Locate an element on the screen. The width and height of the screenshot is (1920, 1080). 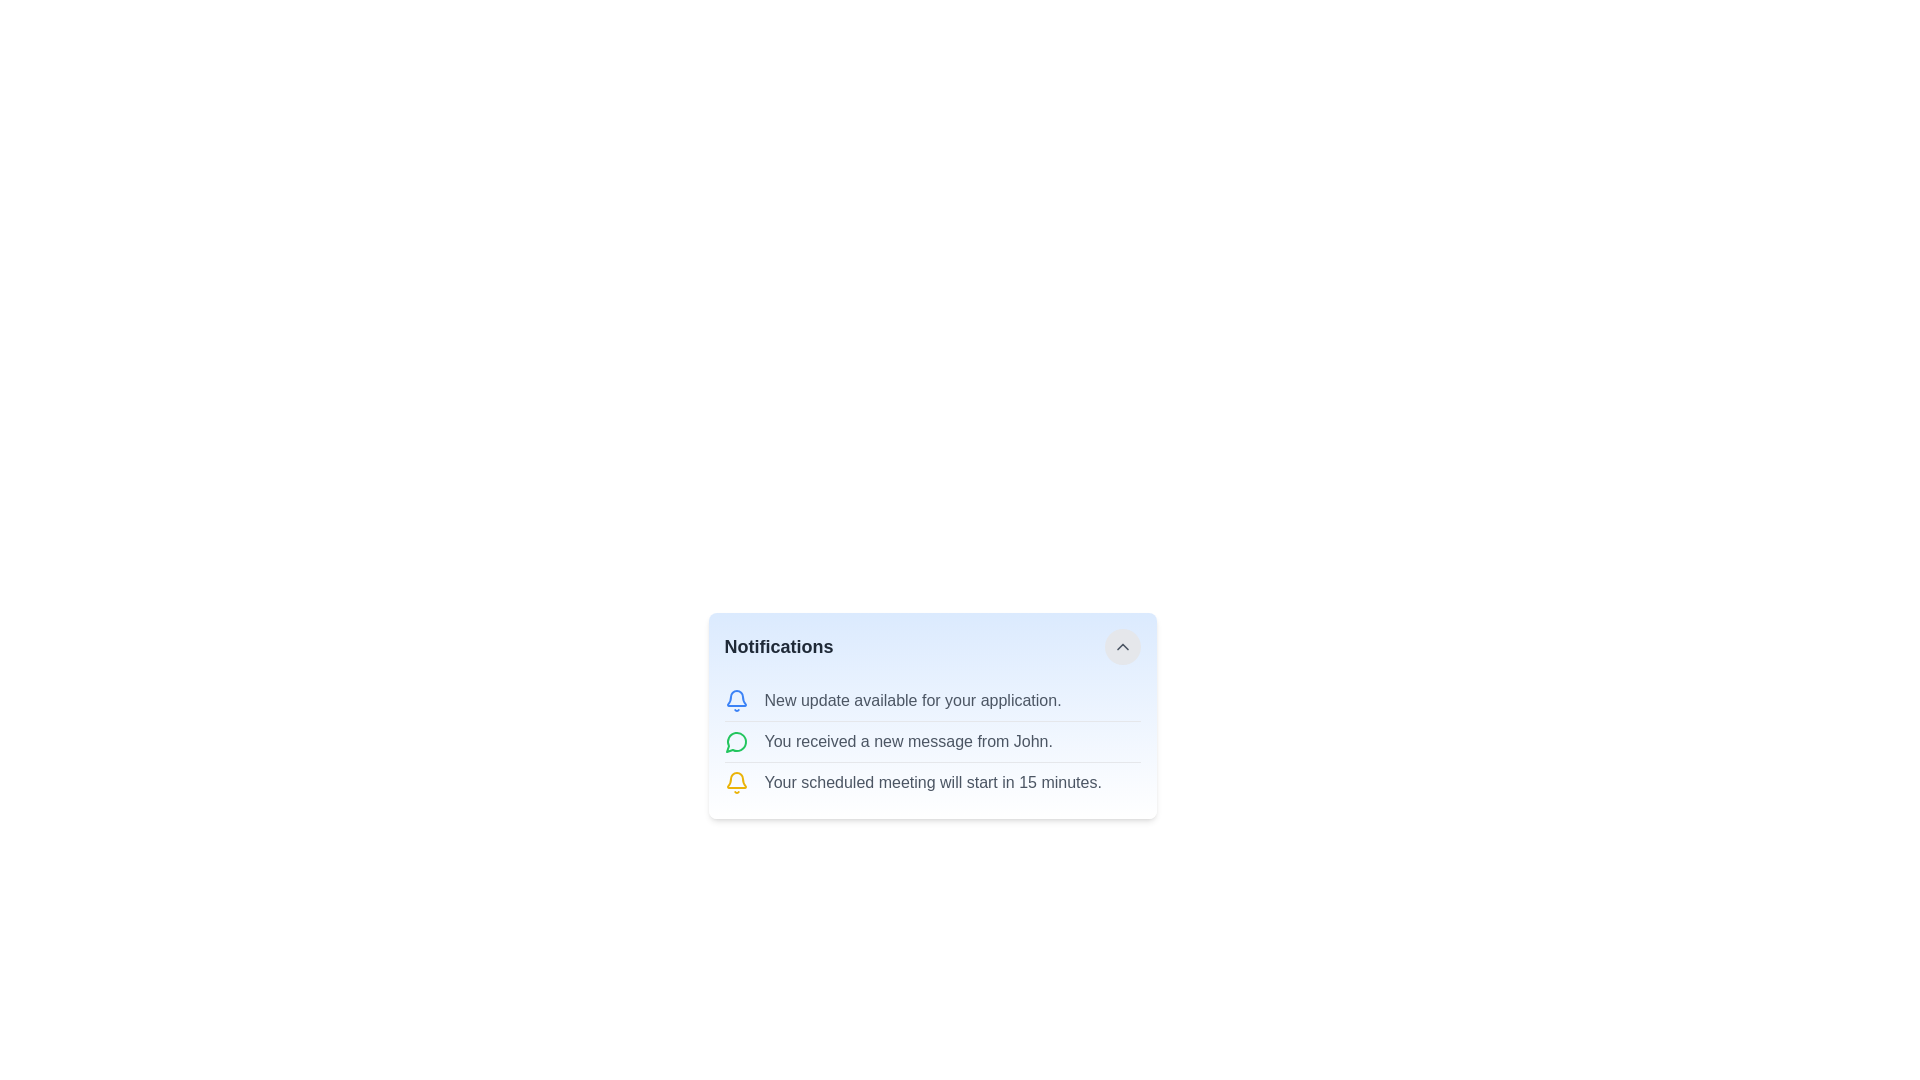
the second notification item displaying a new message from John is located at coordinates (931, 741).